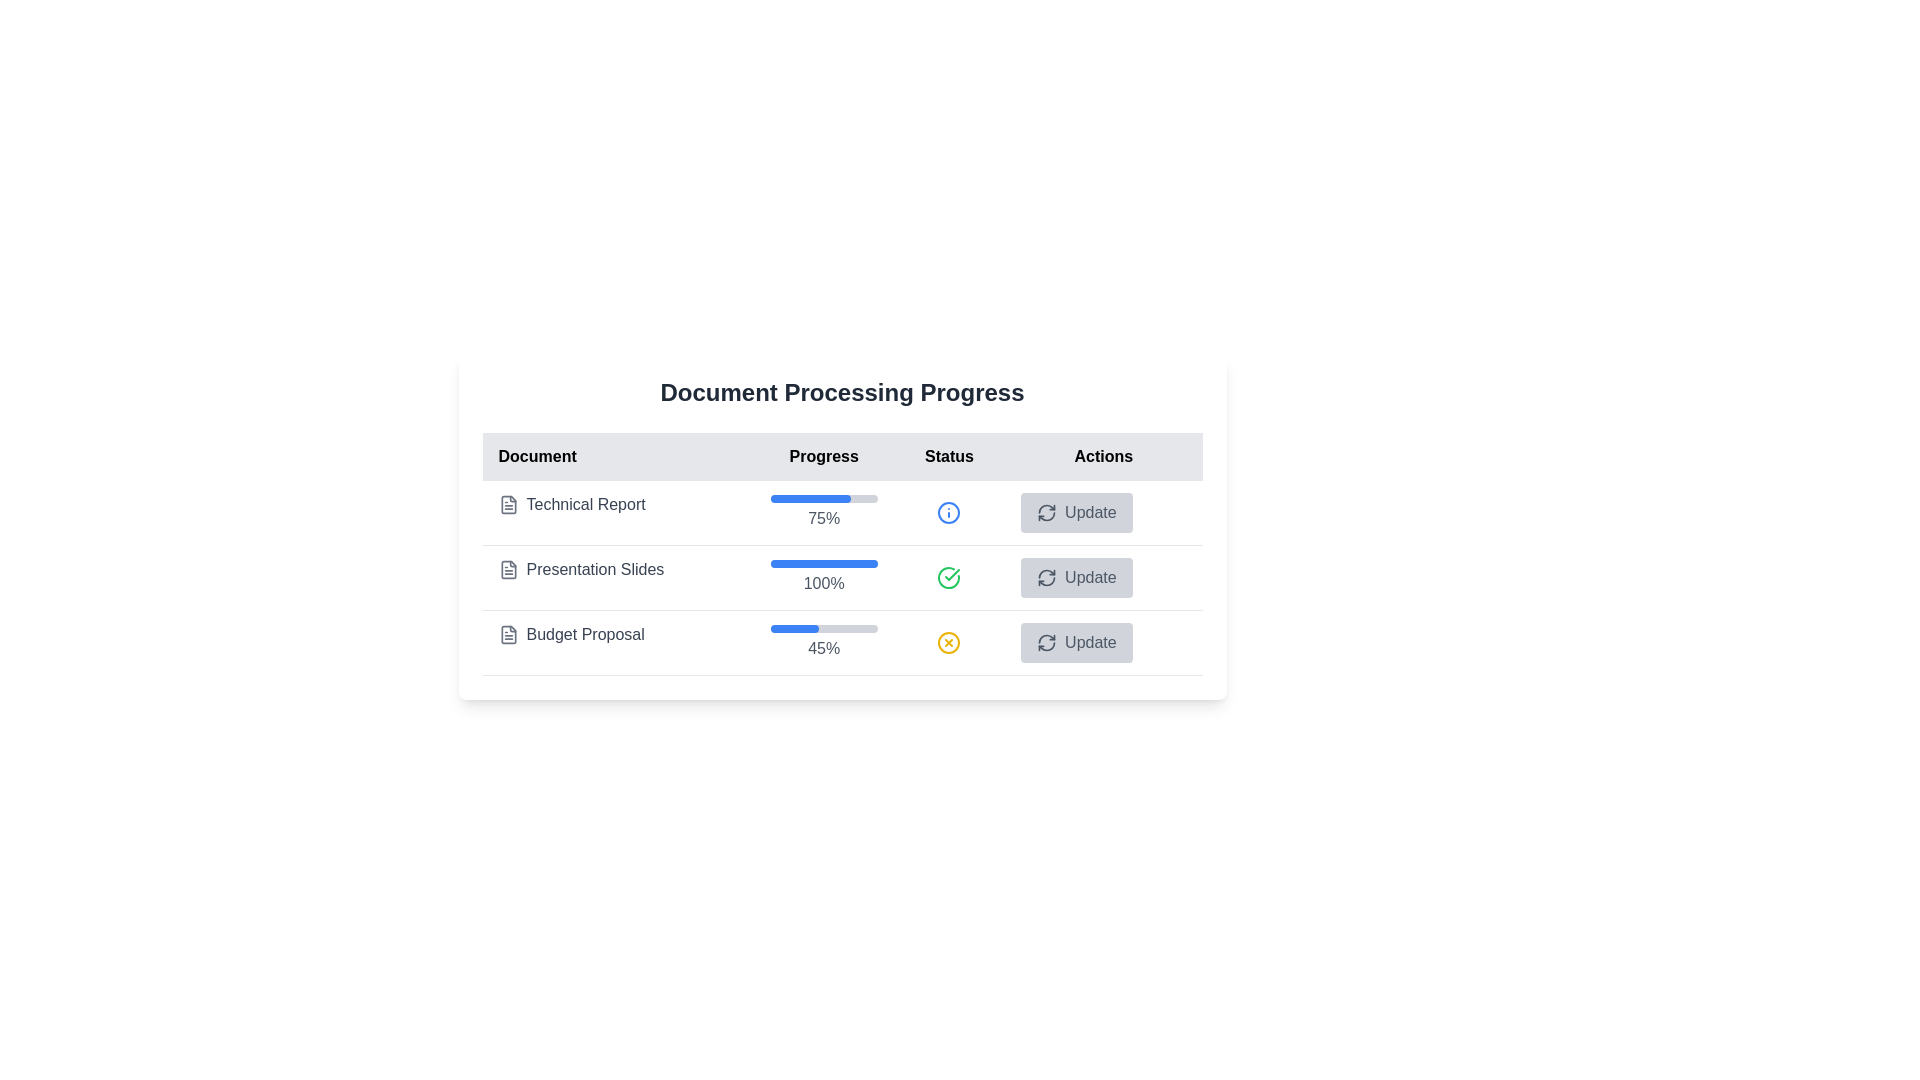  What do you see at coordinates (824, 497) in the screenshot?
I see `the progress bar indicating 75% completion in the 'Progress' column of the 'Technical Report' row` at bounding box center [824, 497].